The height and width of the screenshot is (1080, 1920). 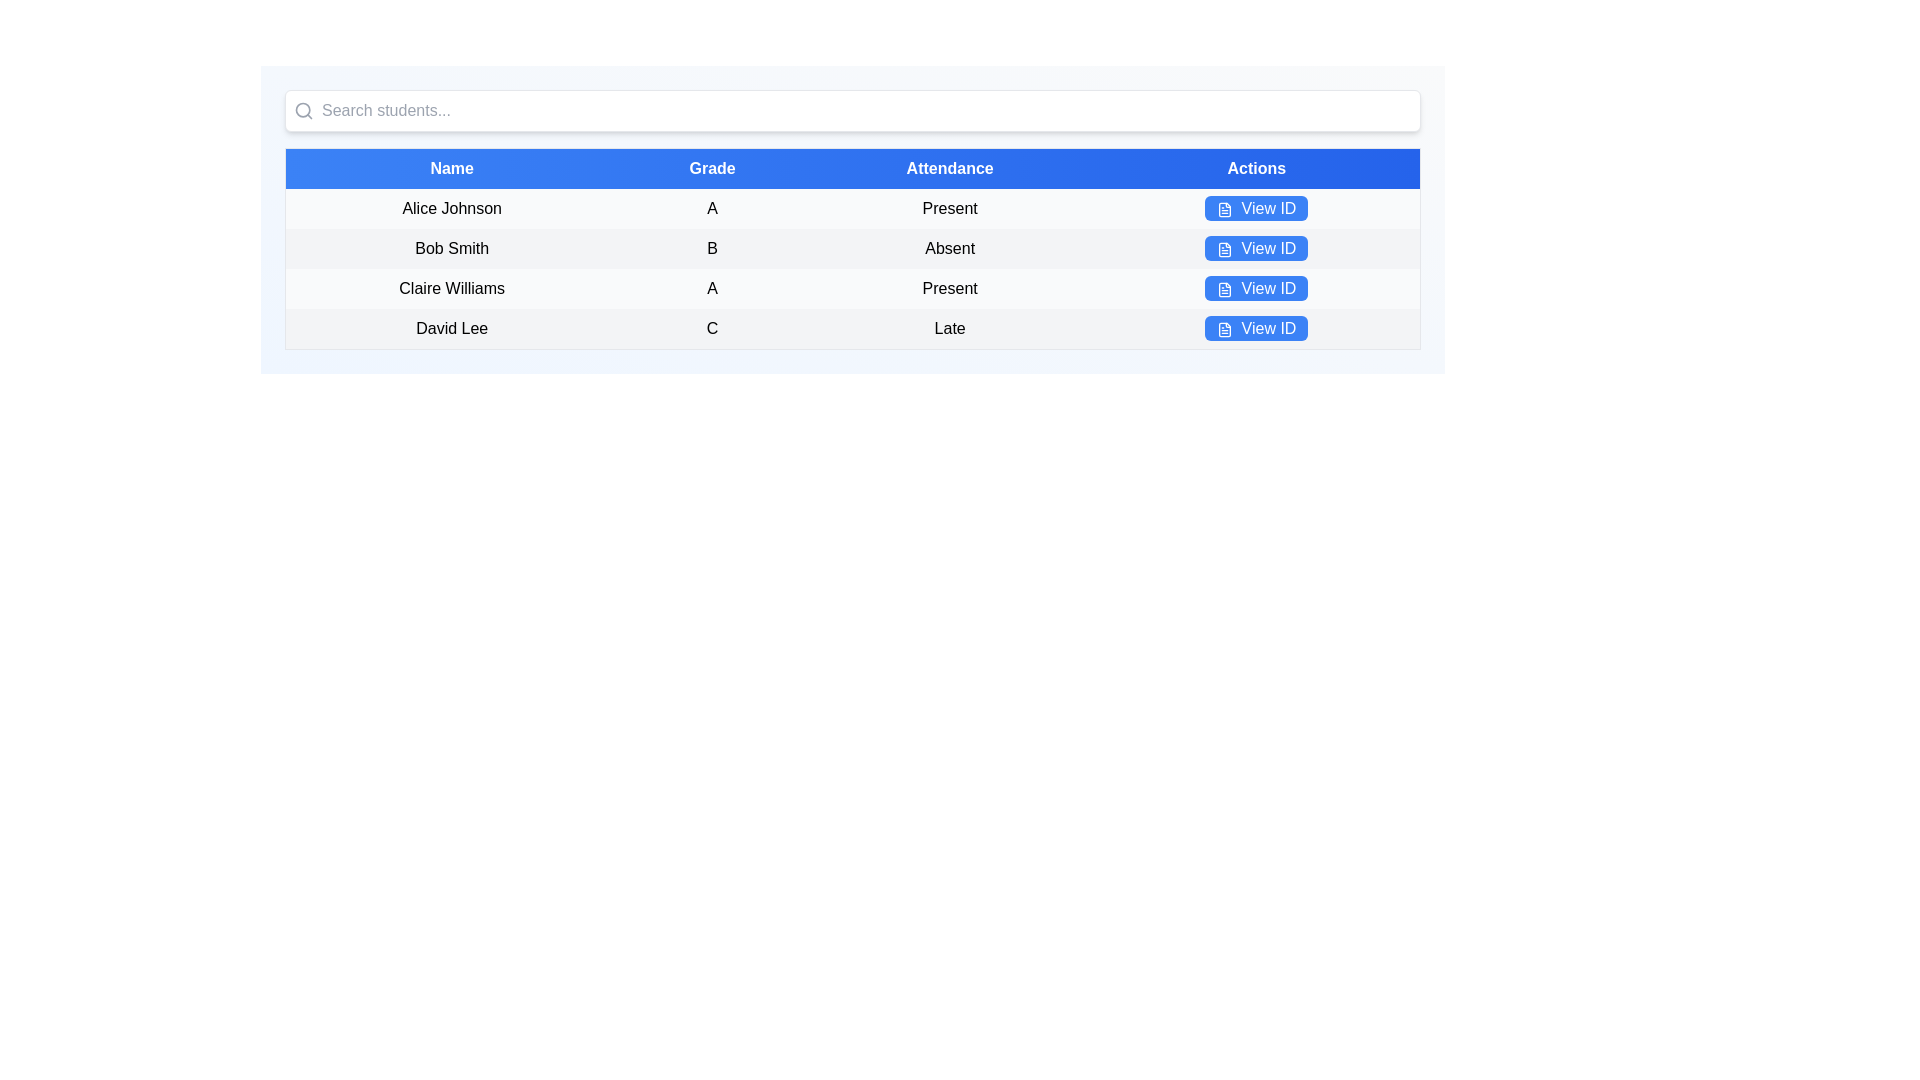 What do you see at coordinates (1224, 248) in the screenshot?
I see `the file icon in the second 'View ID' button of the 'Actions' column, which is aligned to the left within the button for 'Bob Smith'` at bounding box center [1224, 248].